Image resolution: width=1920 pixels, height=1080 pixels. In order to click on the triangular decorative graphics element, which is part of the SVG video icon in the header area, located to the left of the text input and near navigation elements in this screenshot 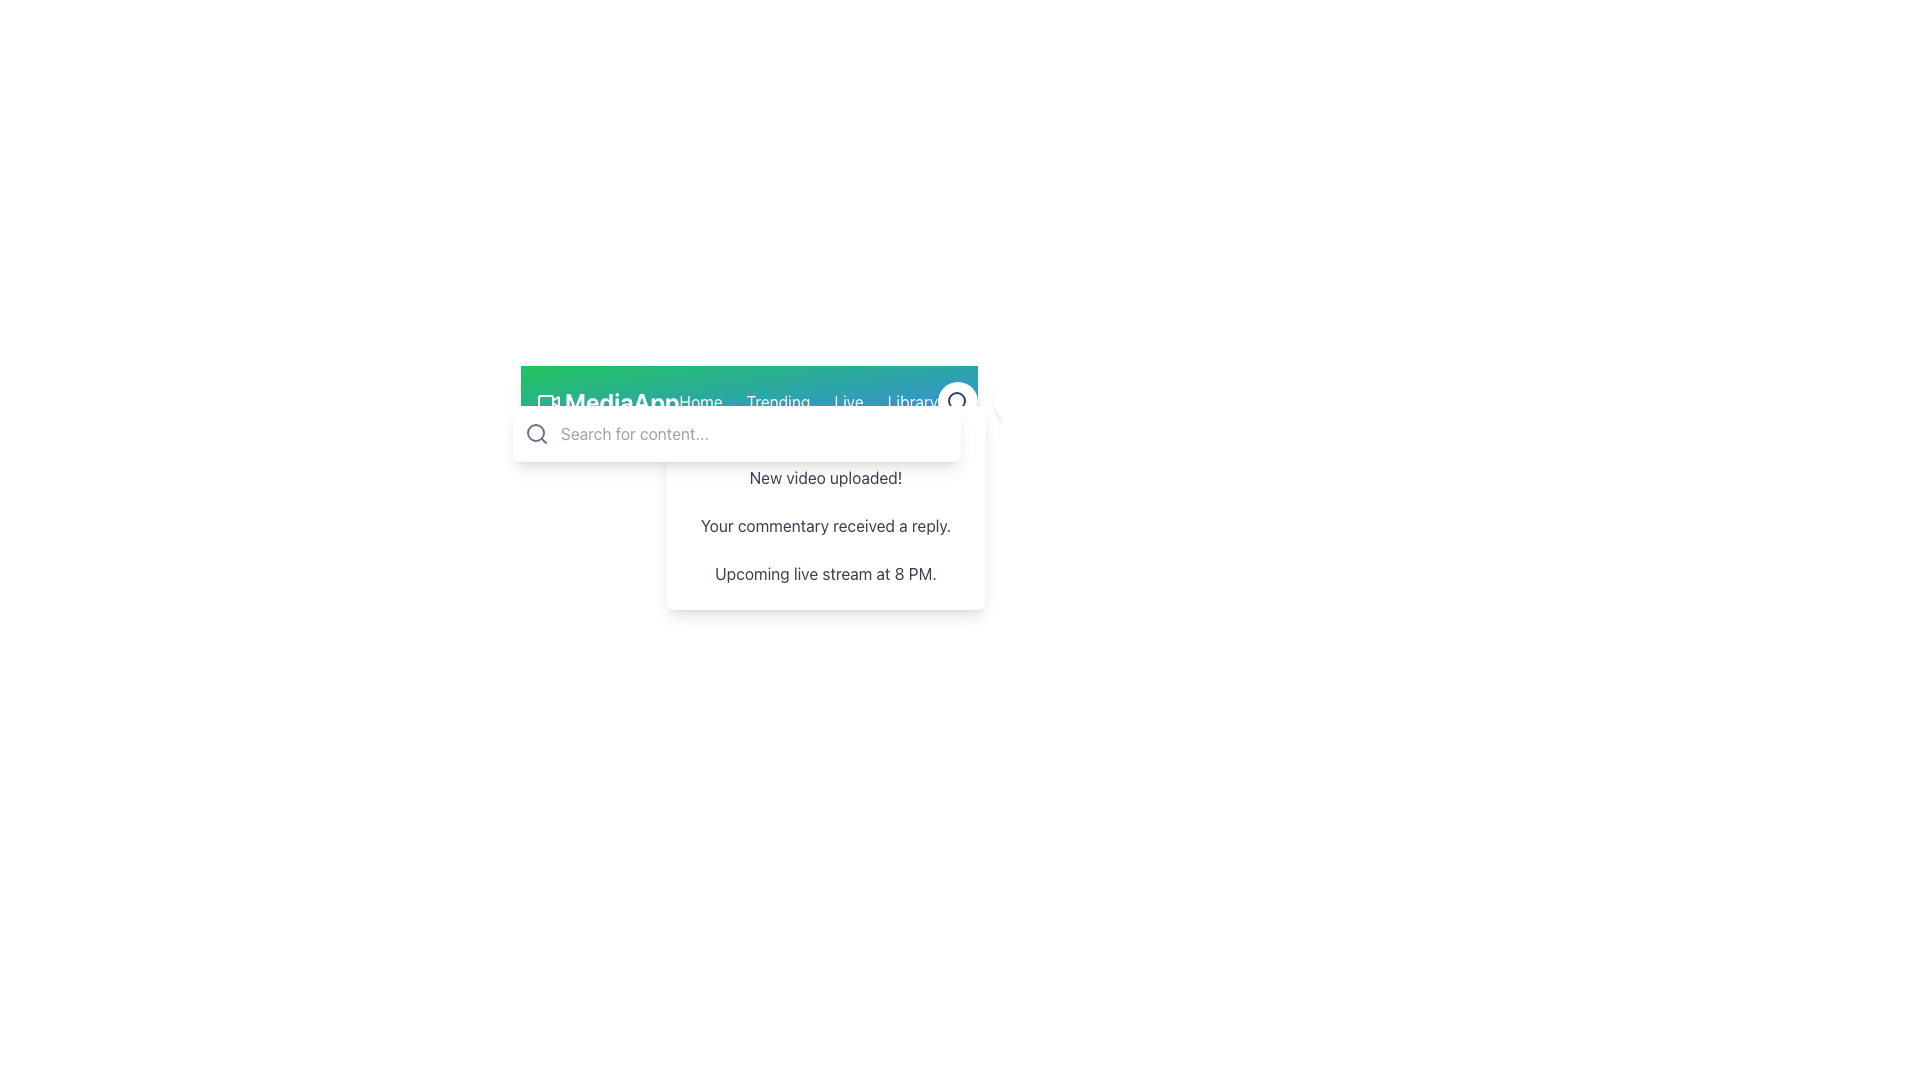, I will do `click(556, 401)`.